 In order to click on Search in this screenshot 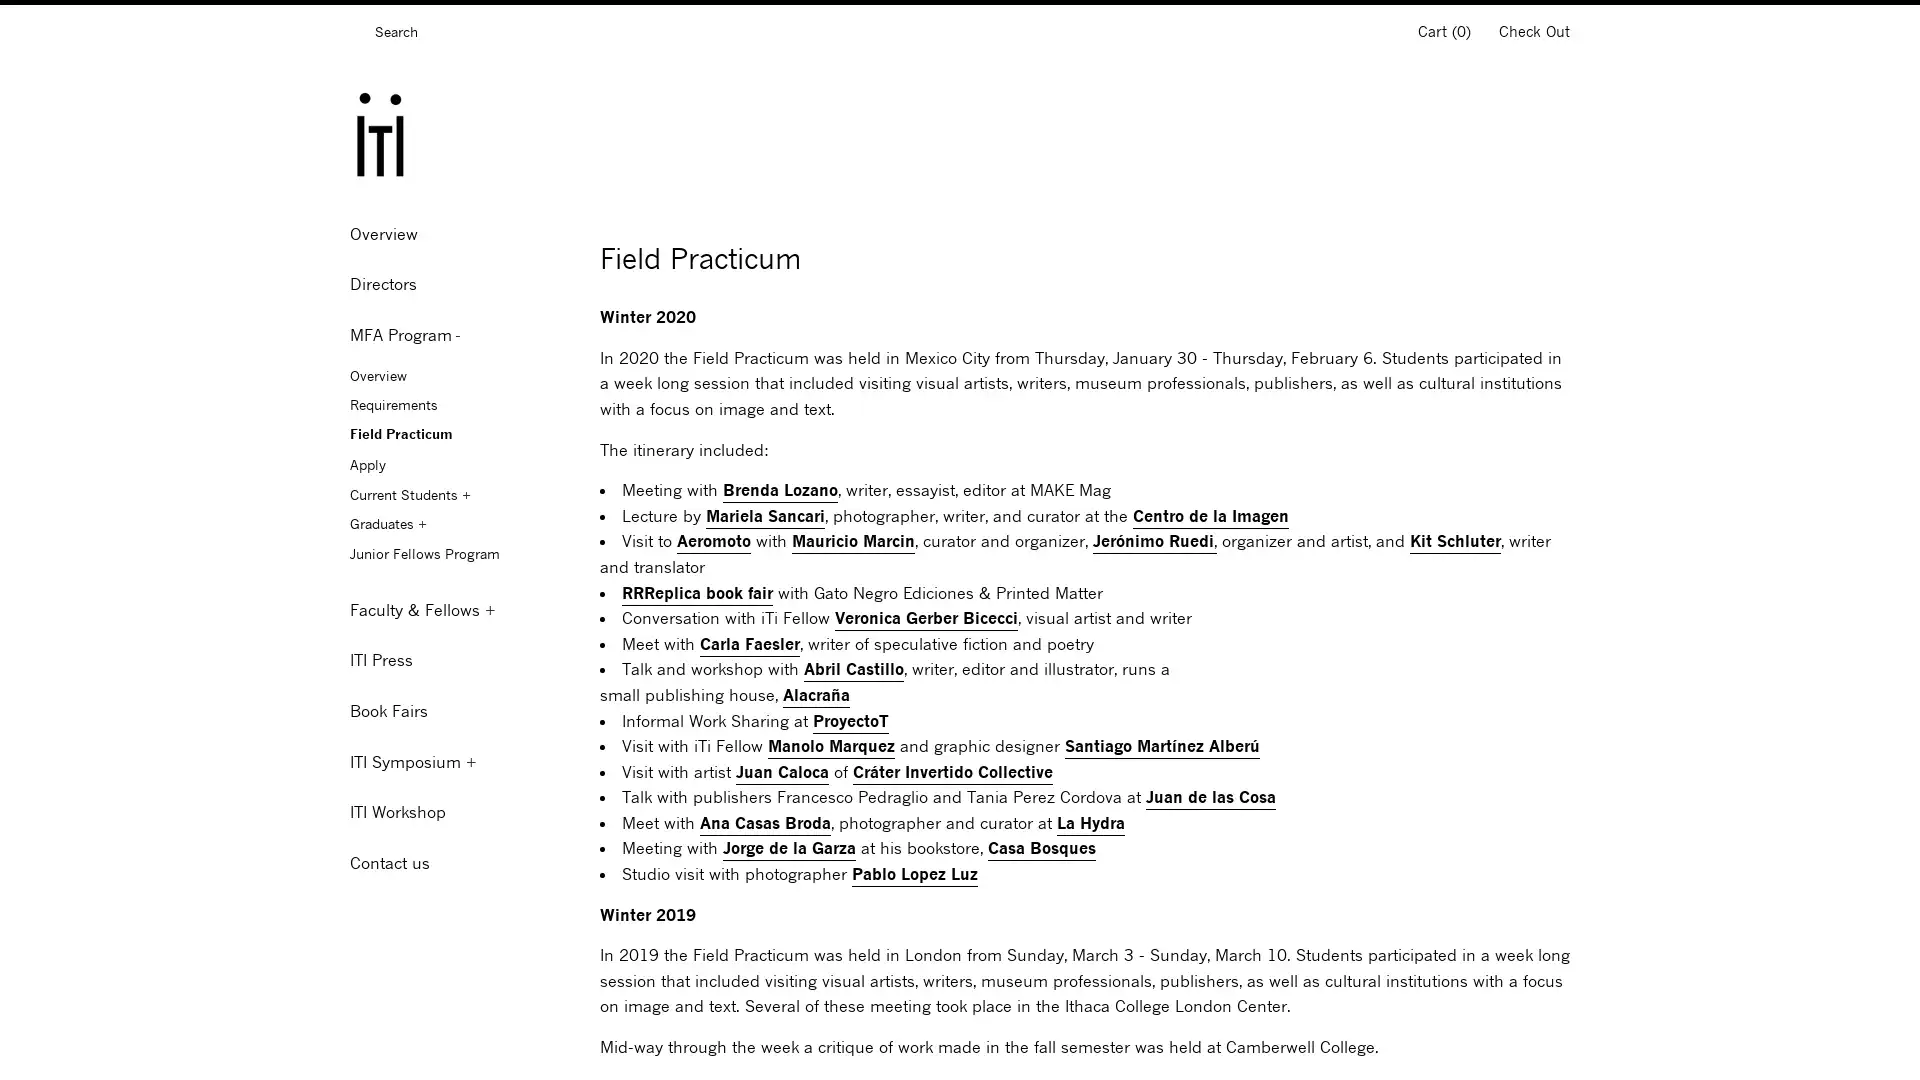, I will do `click(355, 35)`.